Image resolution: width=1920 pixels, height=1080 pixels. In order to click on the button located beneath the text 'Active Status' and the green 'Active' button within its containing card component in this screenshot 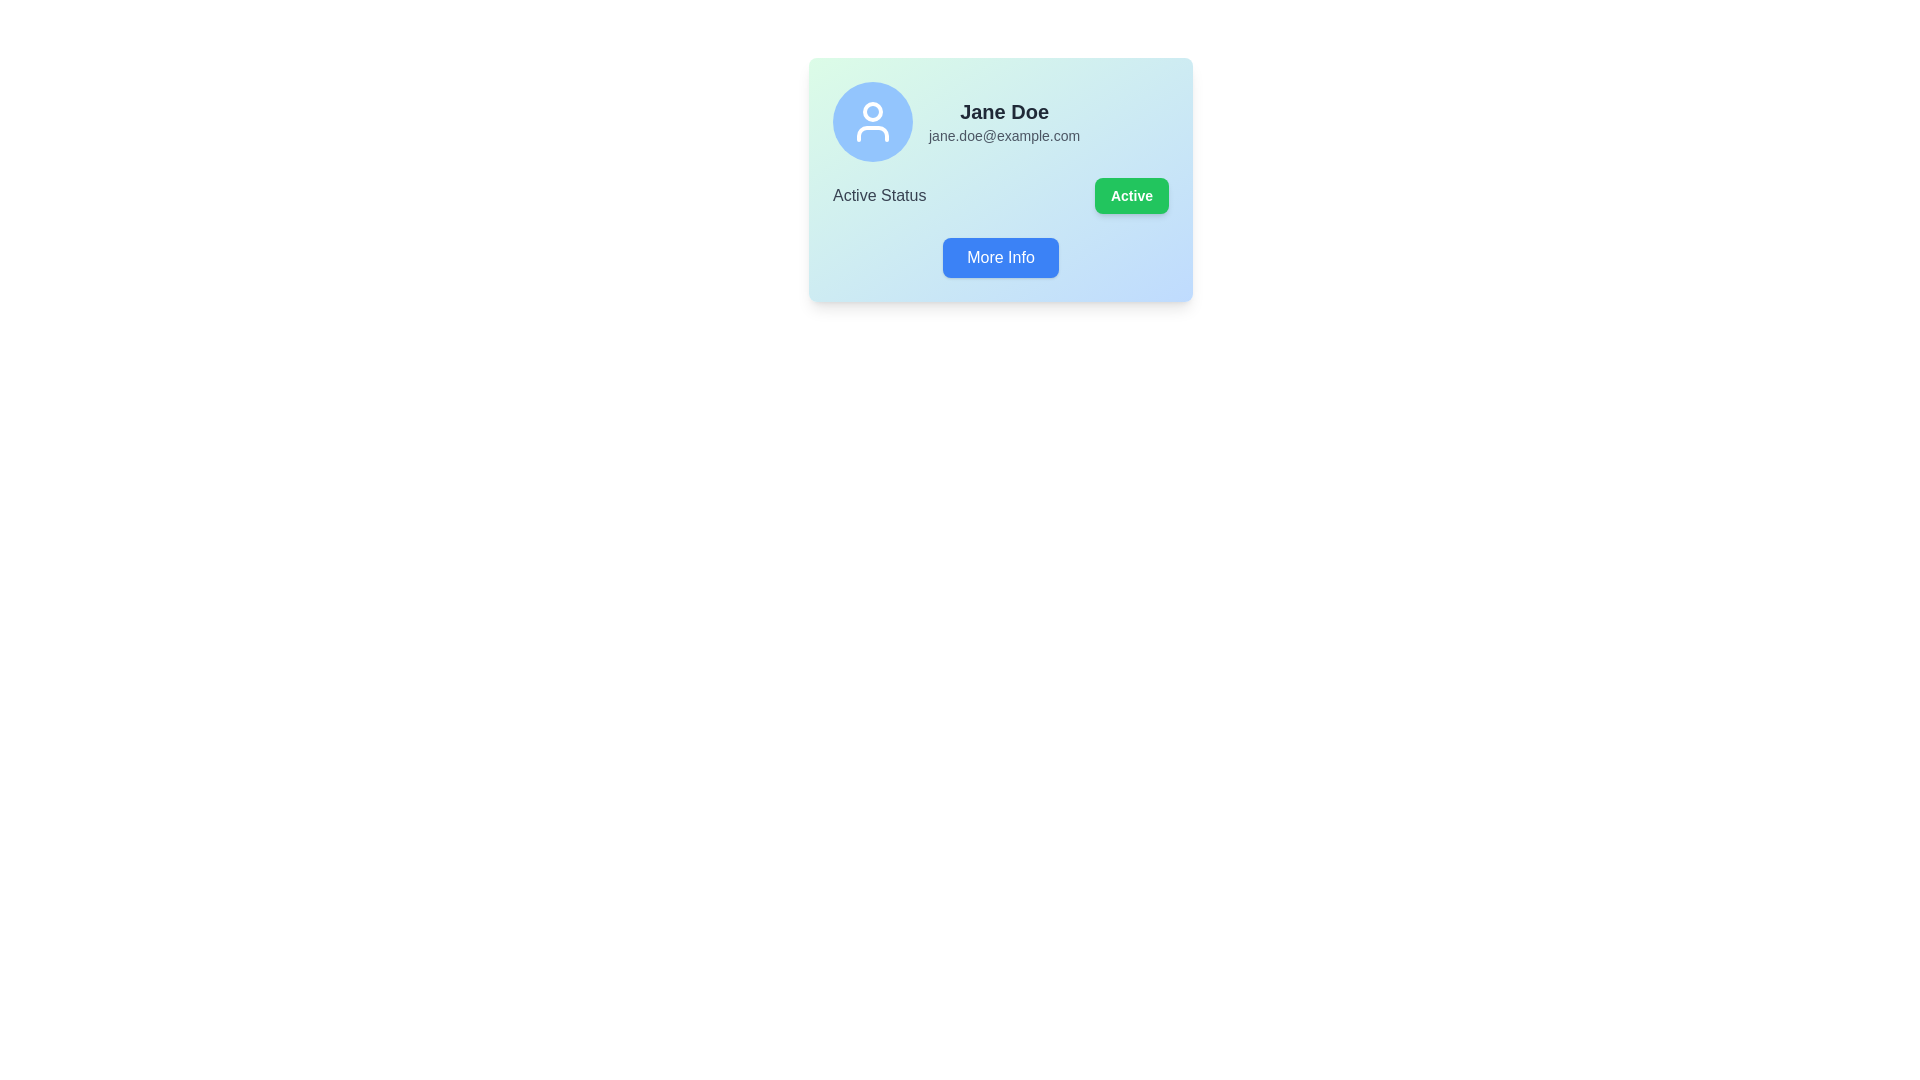, I will do `click(1001, 257)`.